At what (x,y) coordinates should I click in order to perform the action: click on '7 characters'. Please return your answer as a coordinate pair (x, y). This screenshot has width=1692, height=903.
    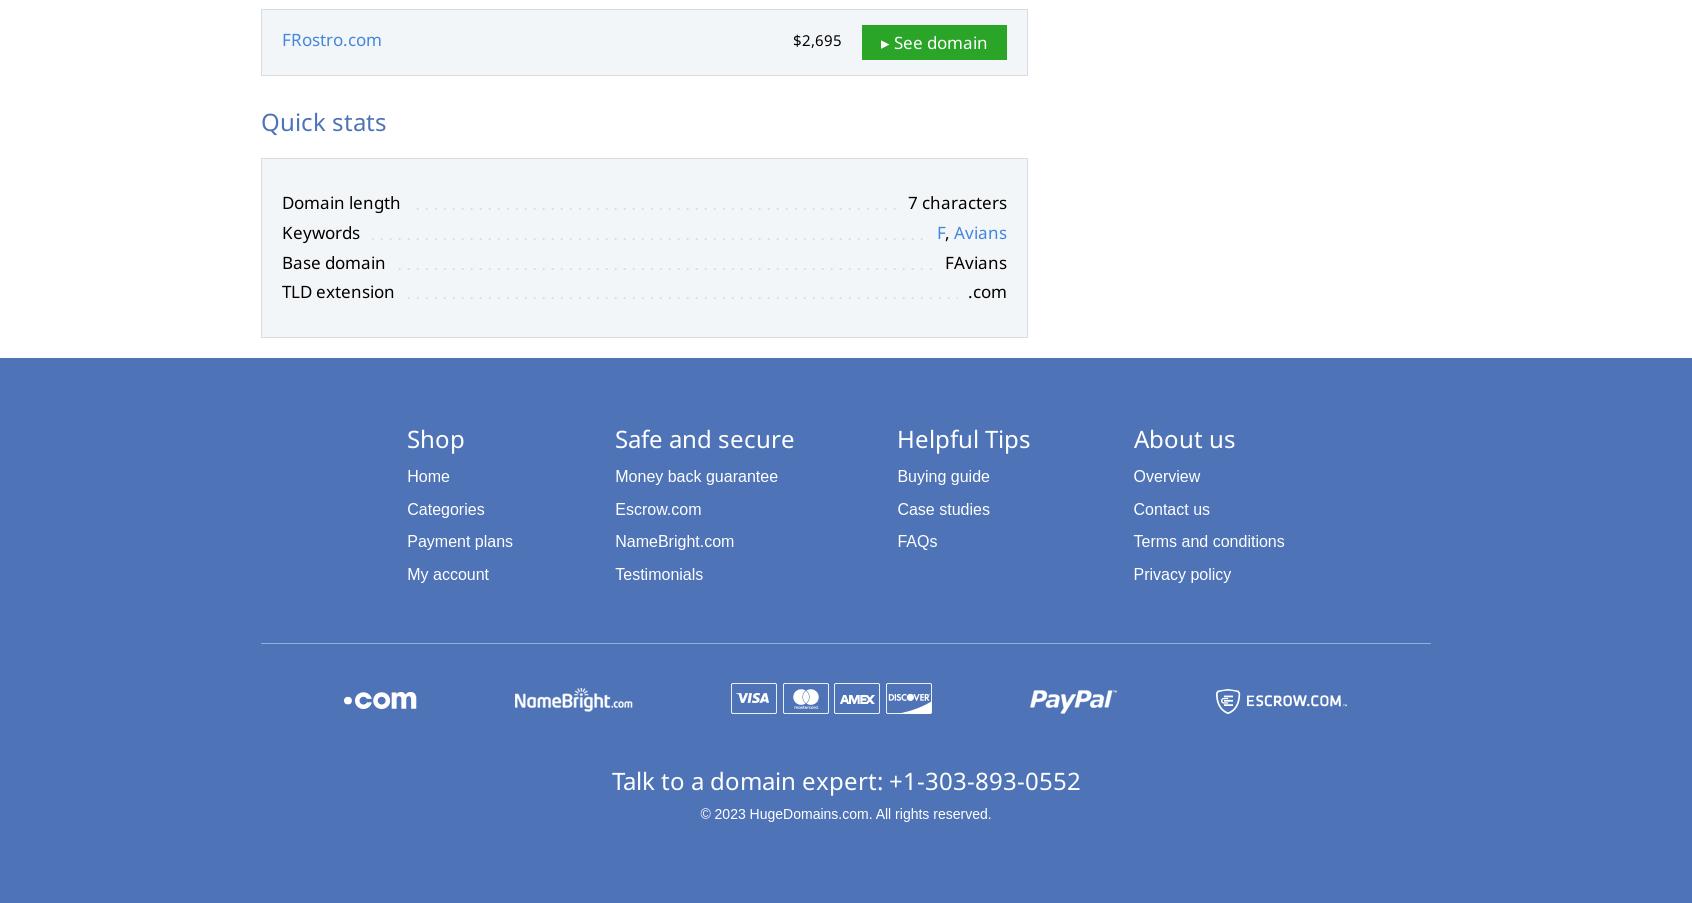
    Looking at the image, I should click on (906, 202).